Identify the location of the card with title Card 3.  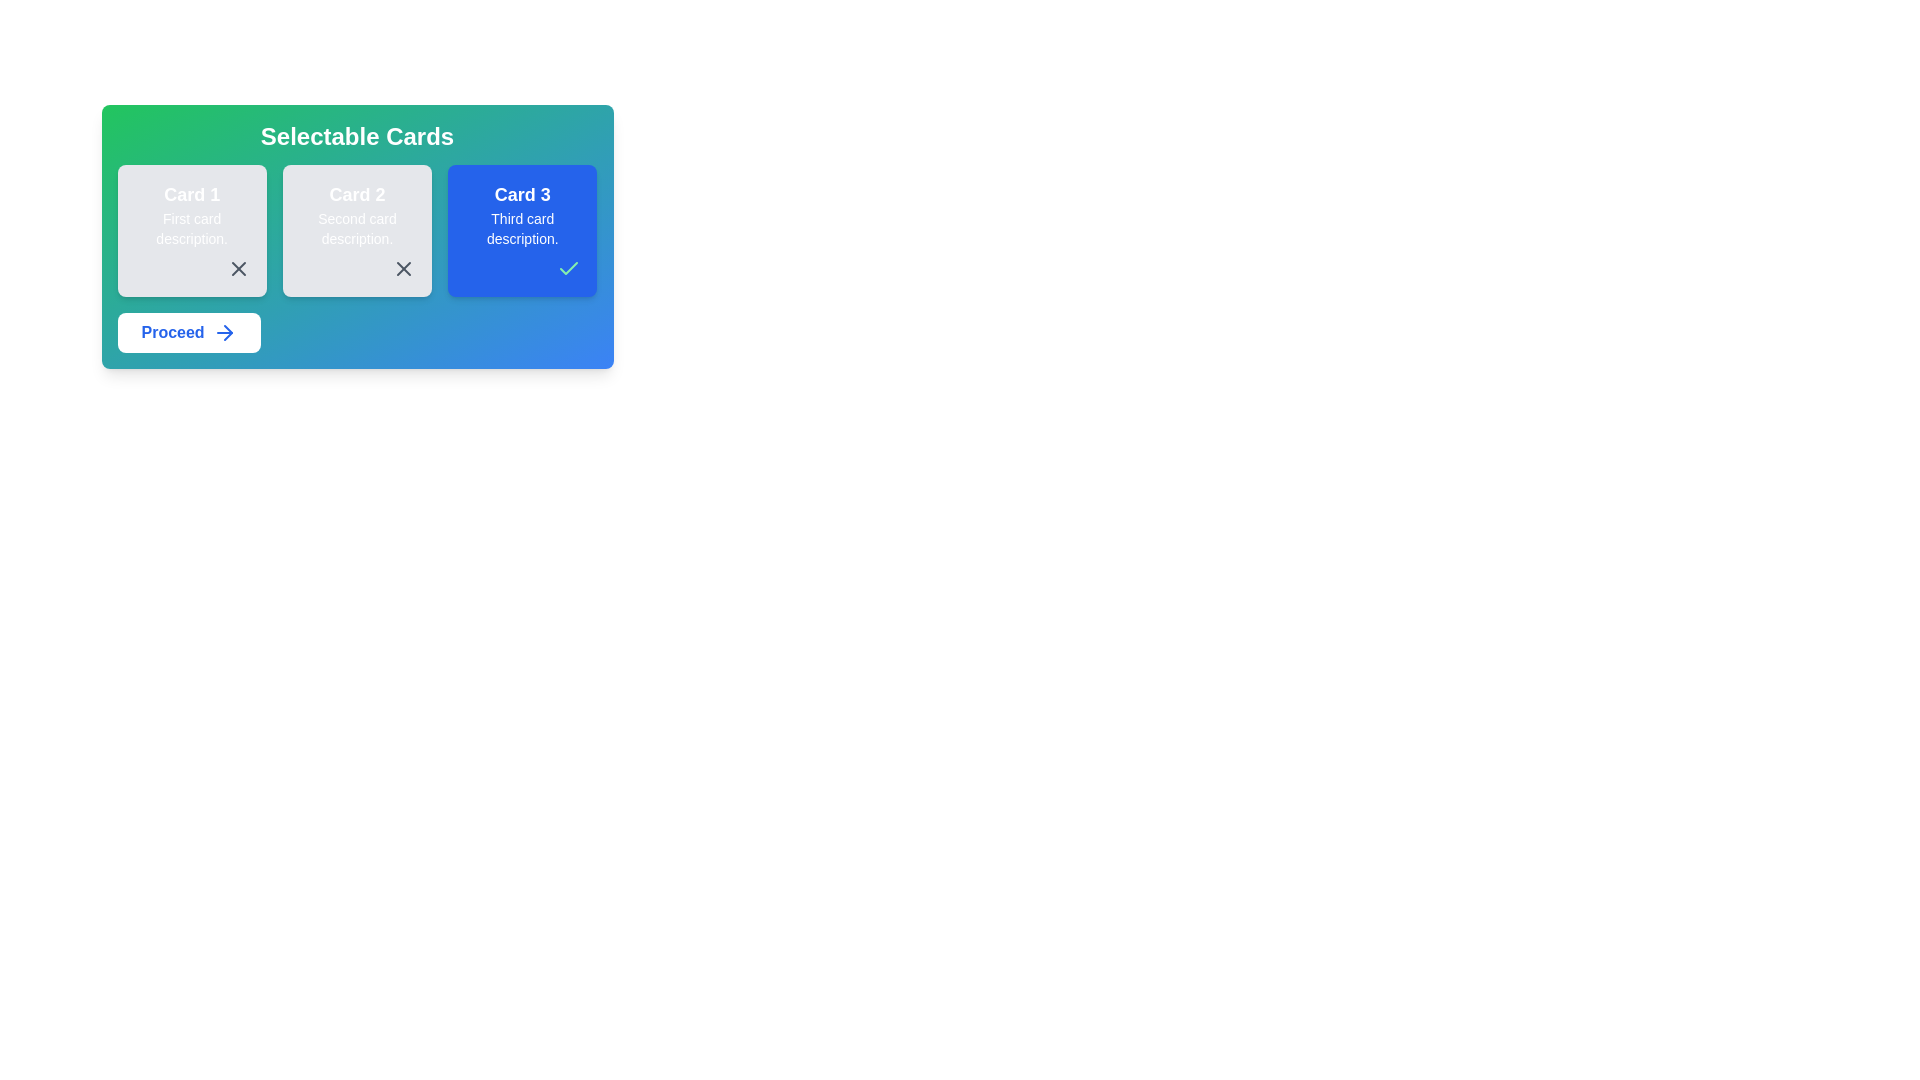
(522, 230).